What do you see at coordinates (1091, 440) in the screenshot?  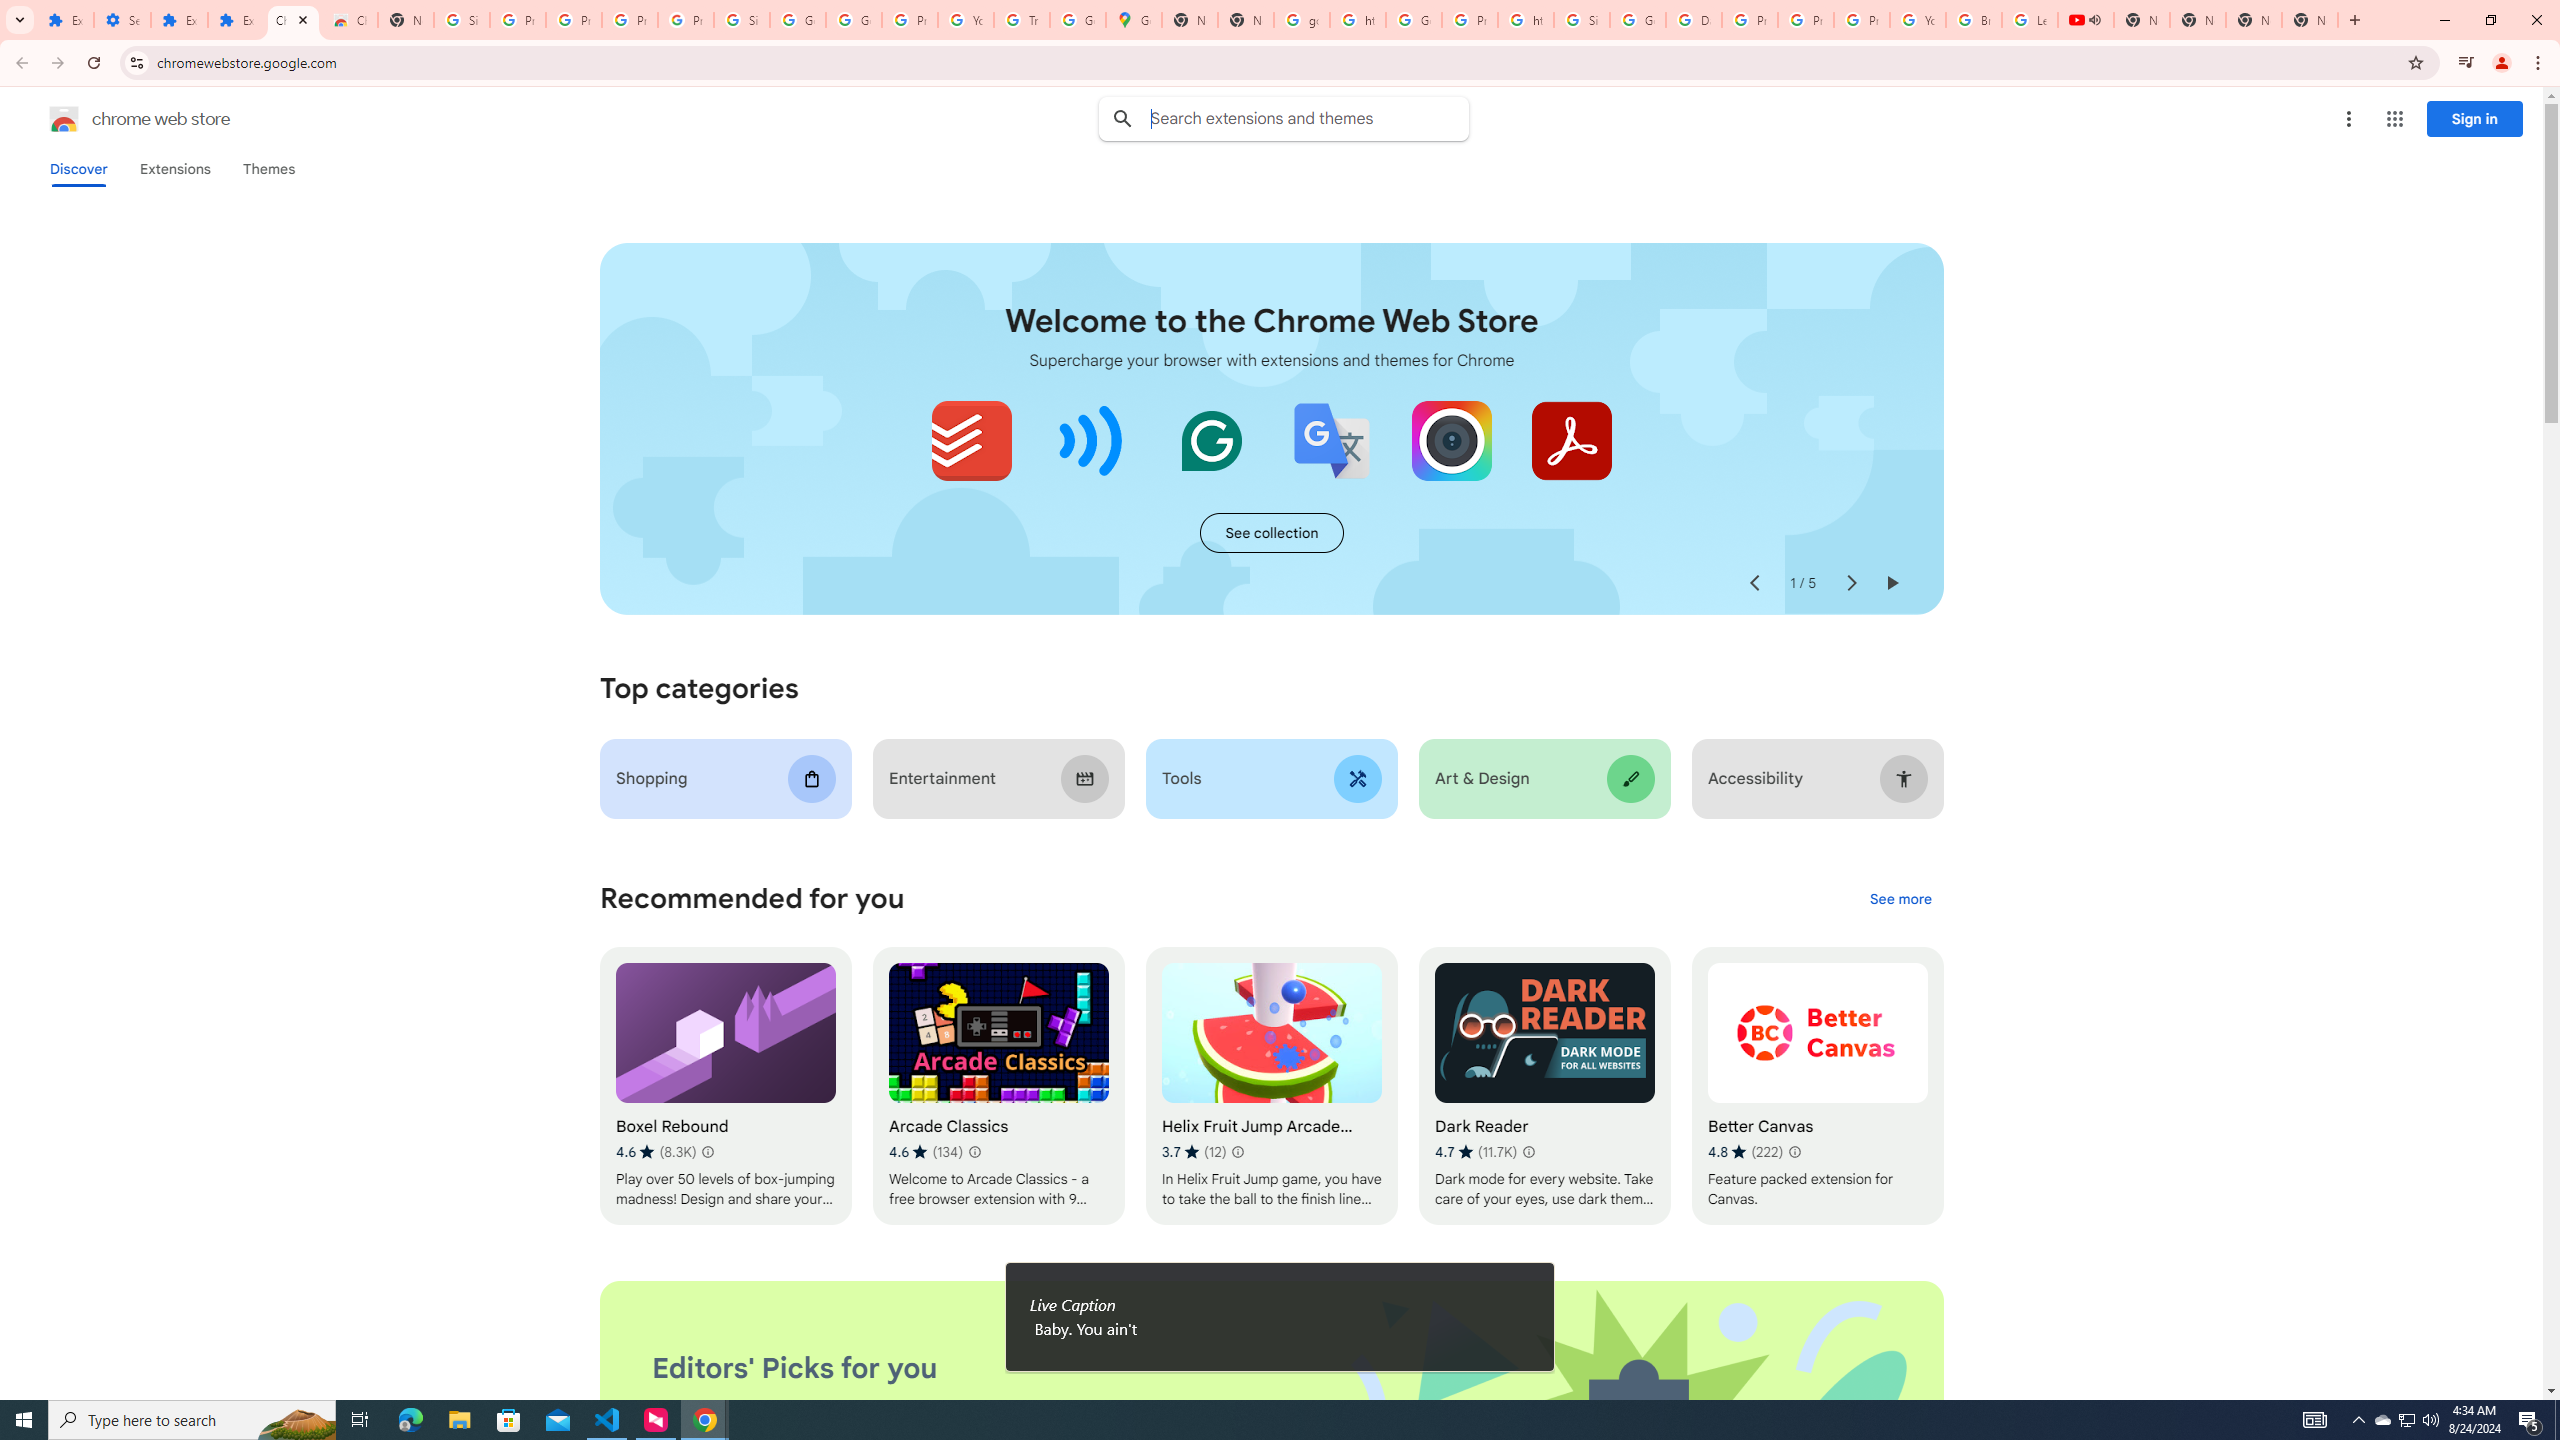 I see `'Volume Master'` at bounding box center [1091, 440].